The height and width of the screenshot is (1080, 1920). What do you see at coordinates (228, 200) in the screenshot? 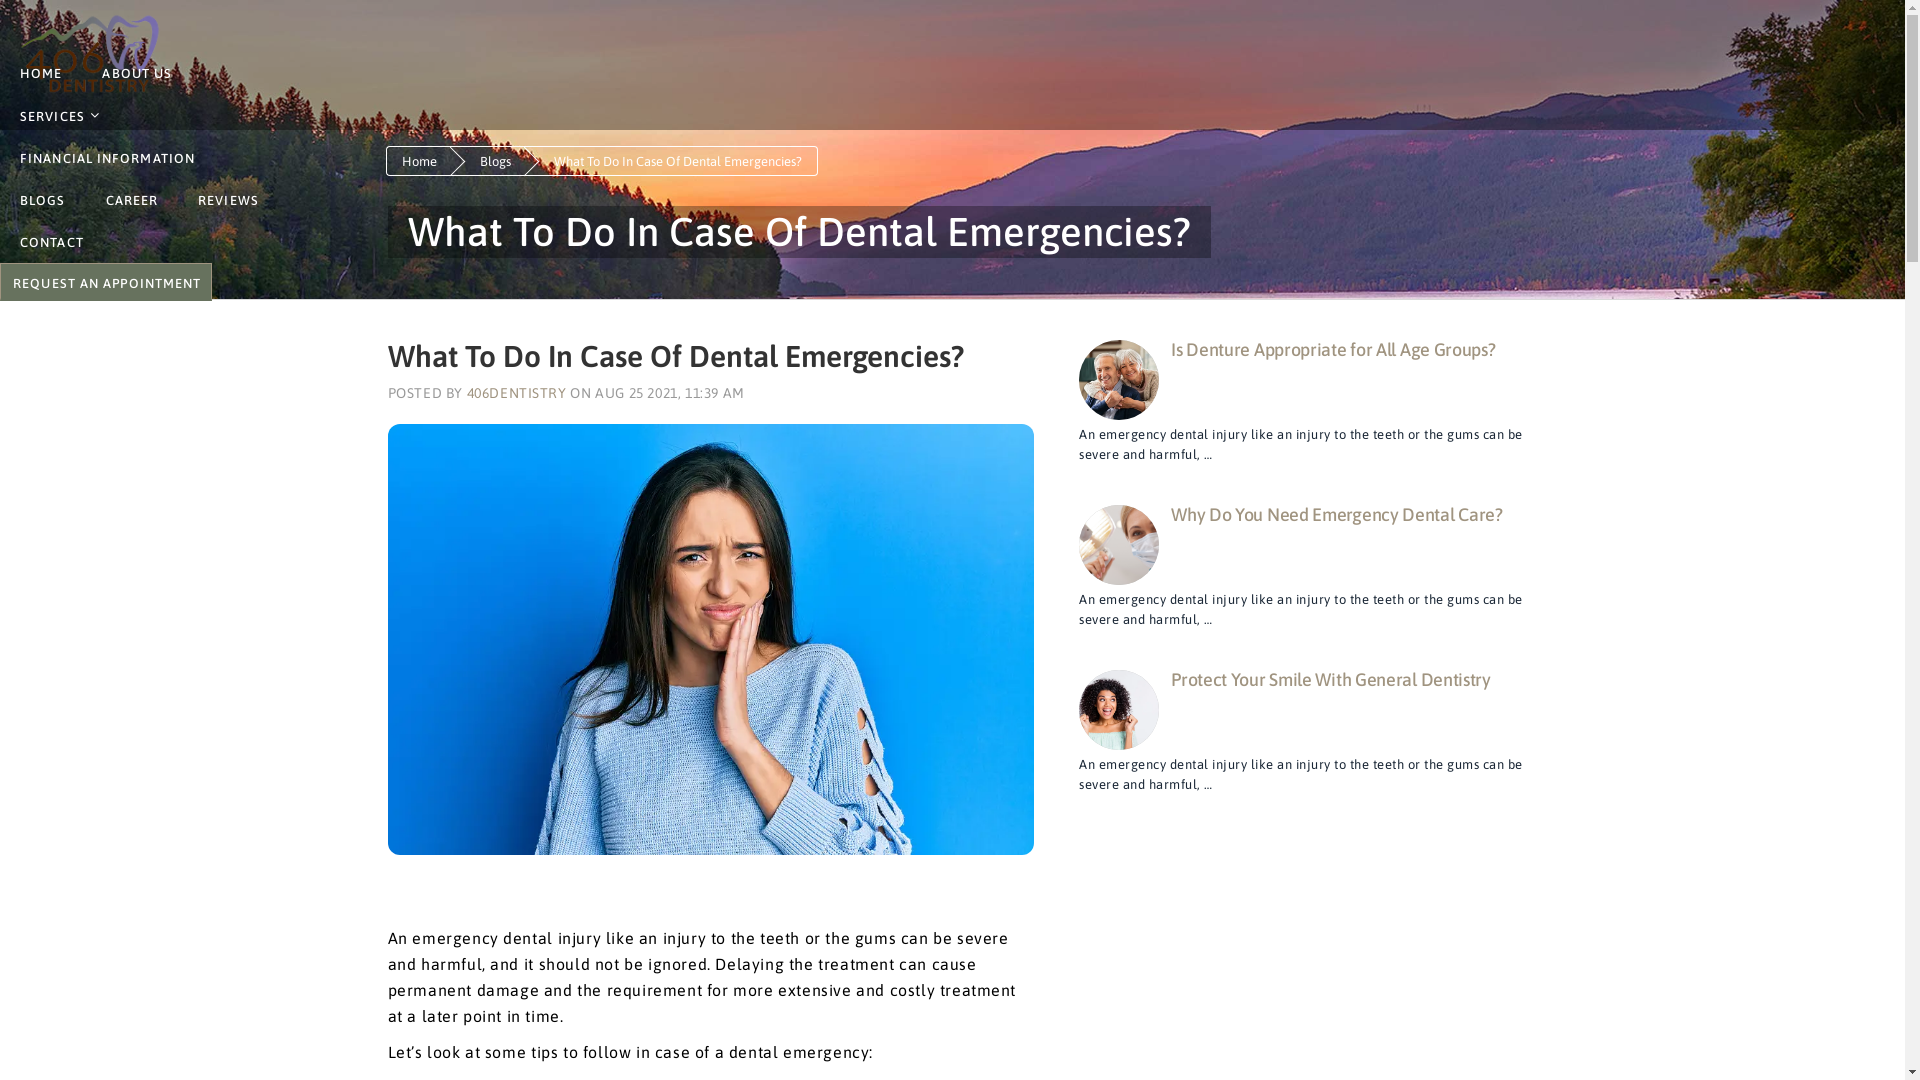
I see `'REVIEWS'` at bounding box center [228, 200].